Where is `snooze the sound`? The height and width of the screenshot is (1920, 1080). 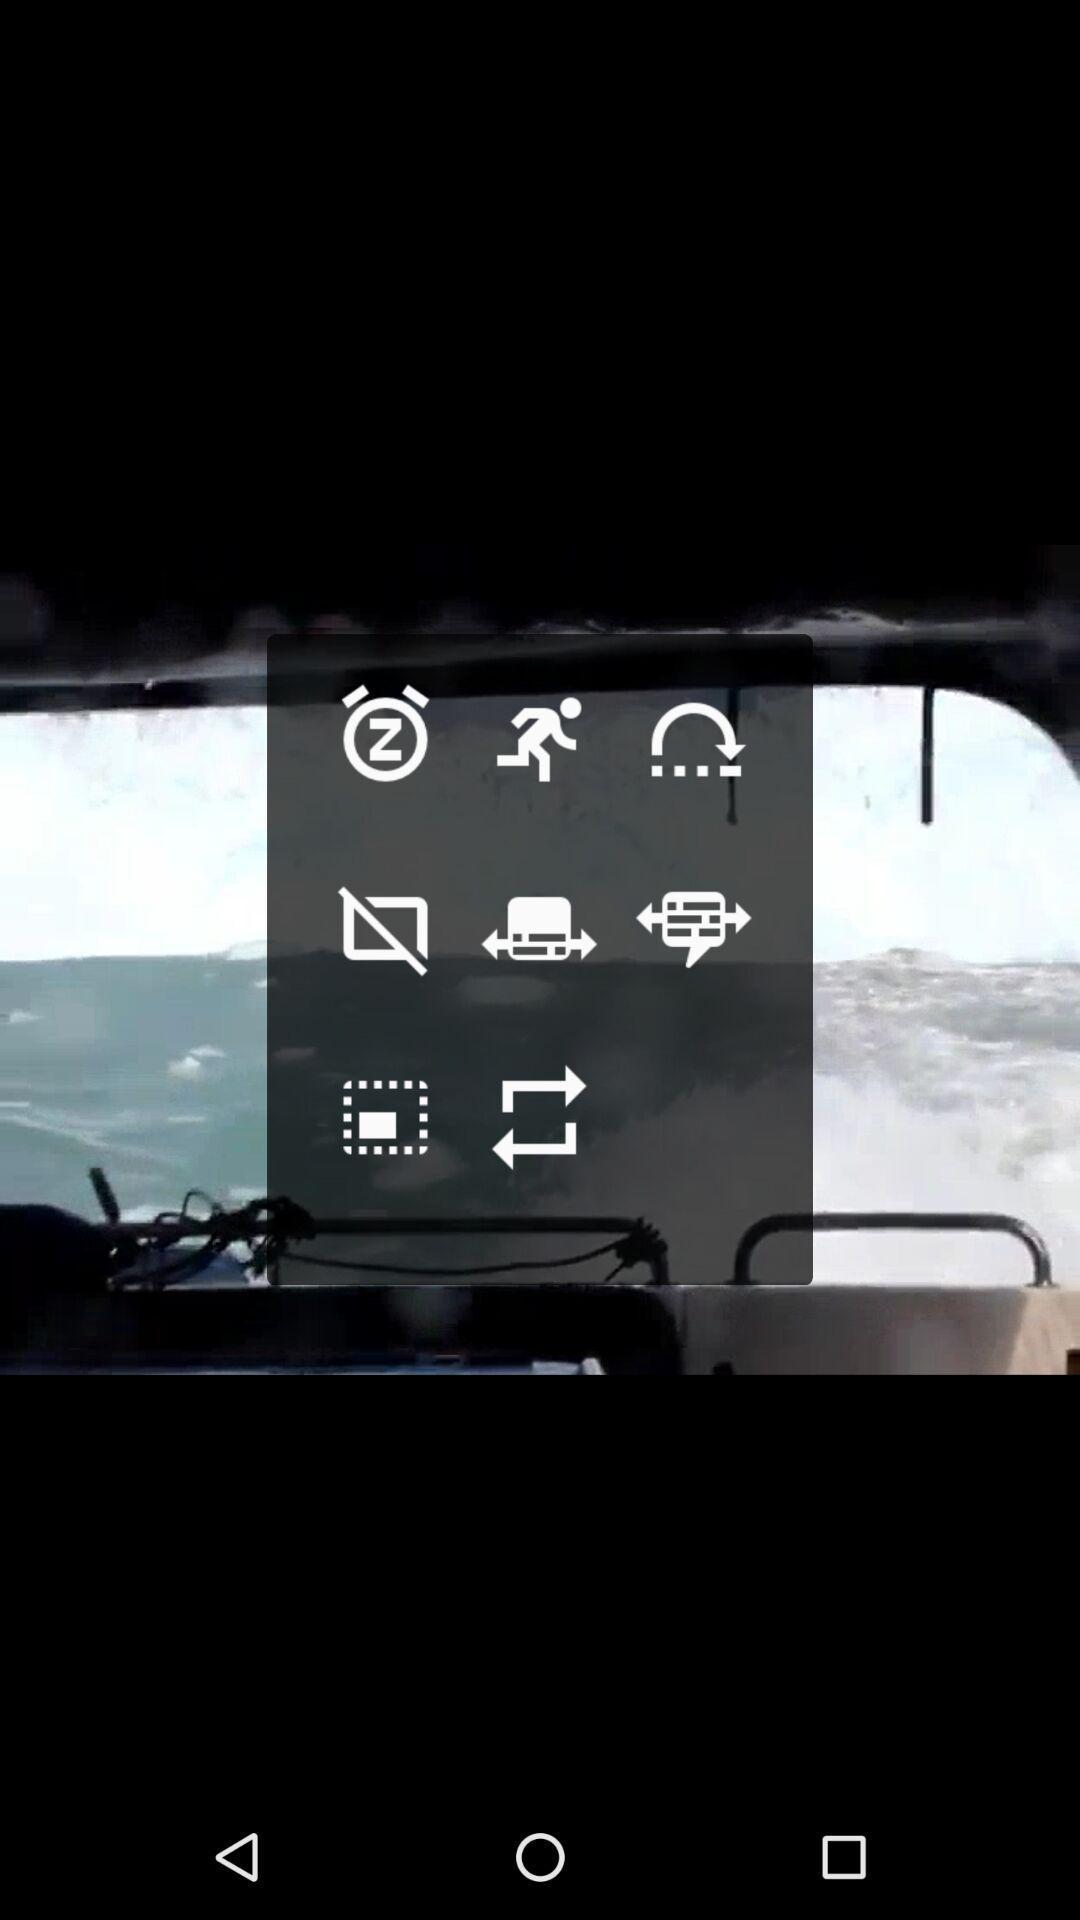 snooze the sound is located at coordinates (385, 770).